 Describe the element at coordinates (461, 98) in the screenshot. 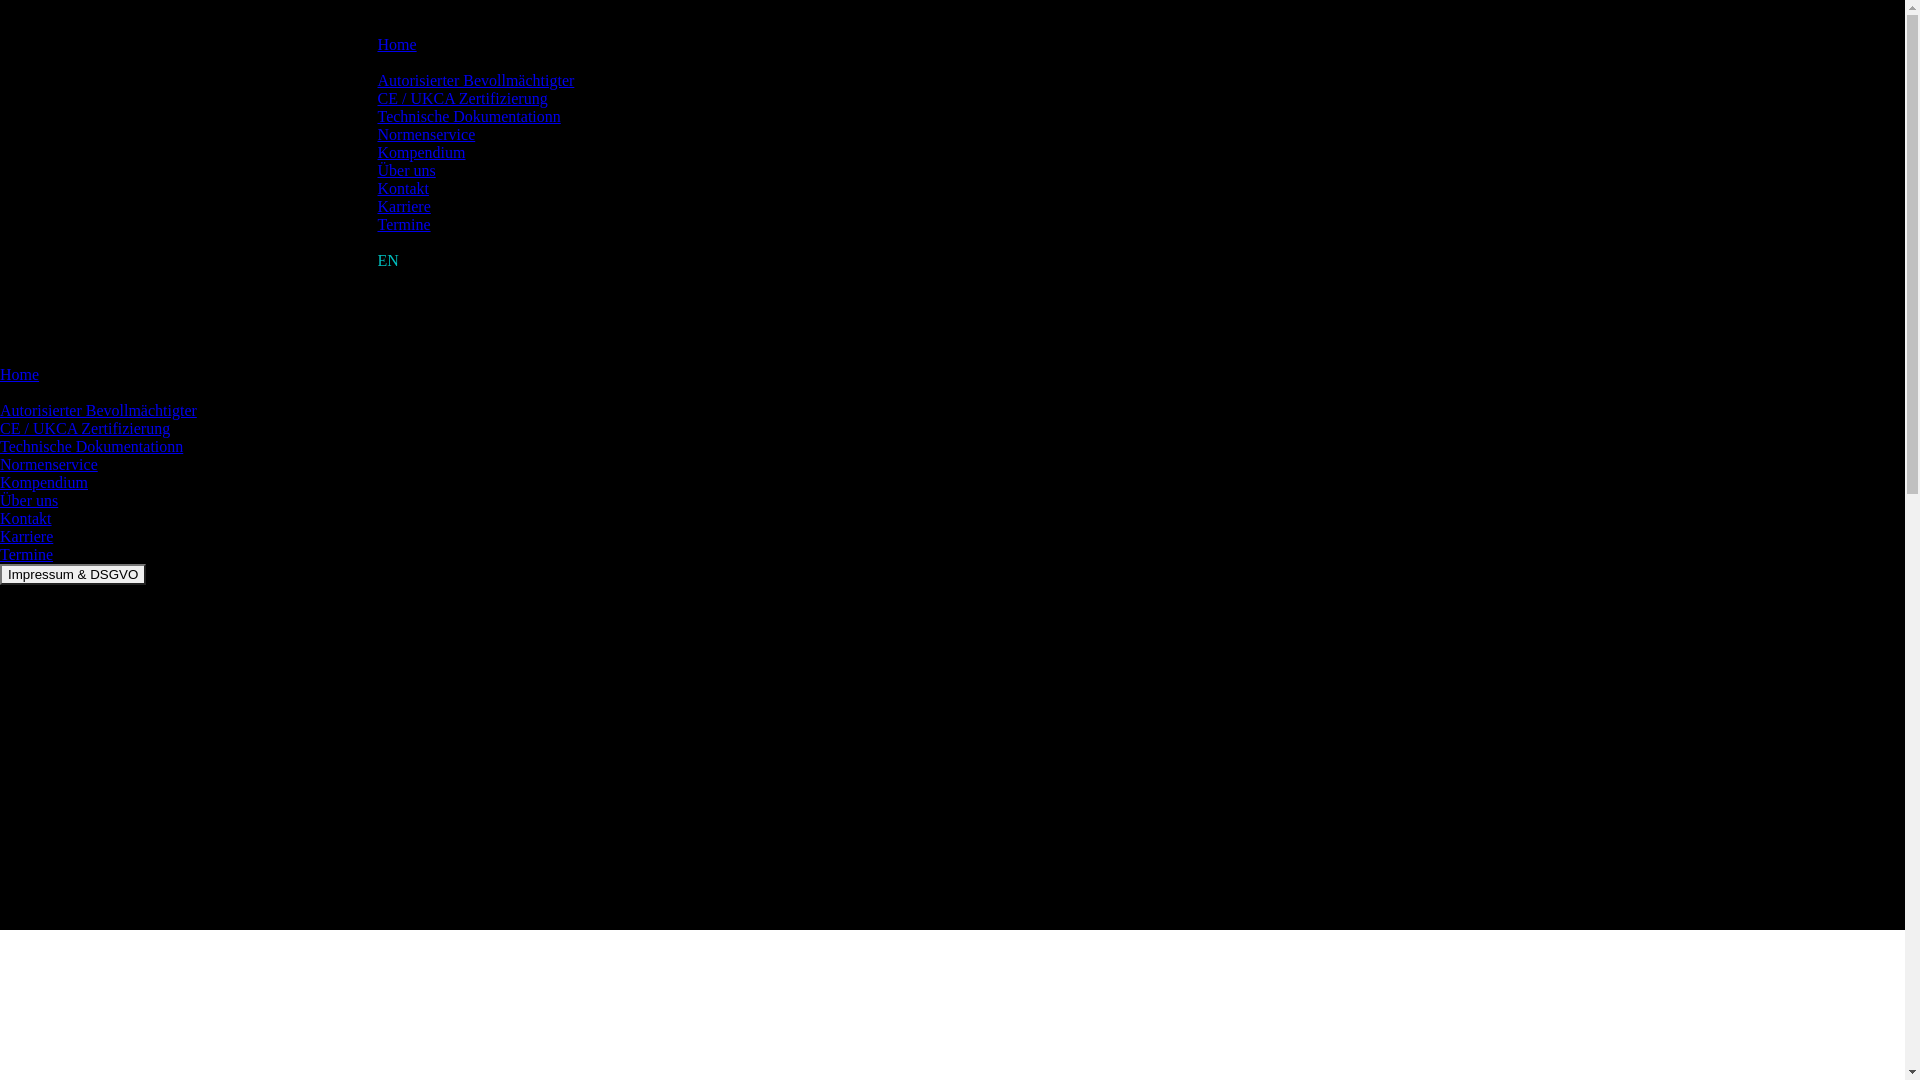

I see `'CE / UKCA Zertifizierung'` at that location.